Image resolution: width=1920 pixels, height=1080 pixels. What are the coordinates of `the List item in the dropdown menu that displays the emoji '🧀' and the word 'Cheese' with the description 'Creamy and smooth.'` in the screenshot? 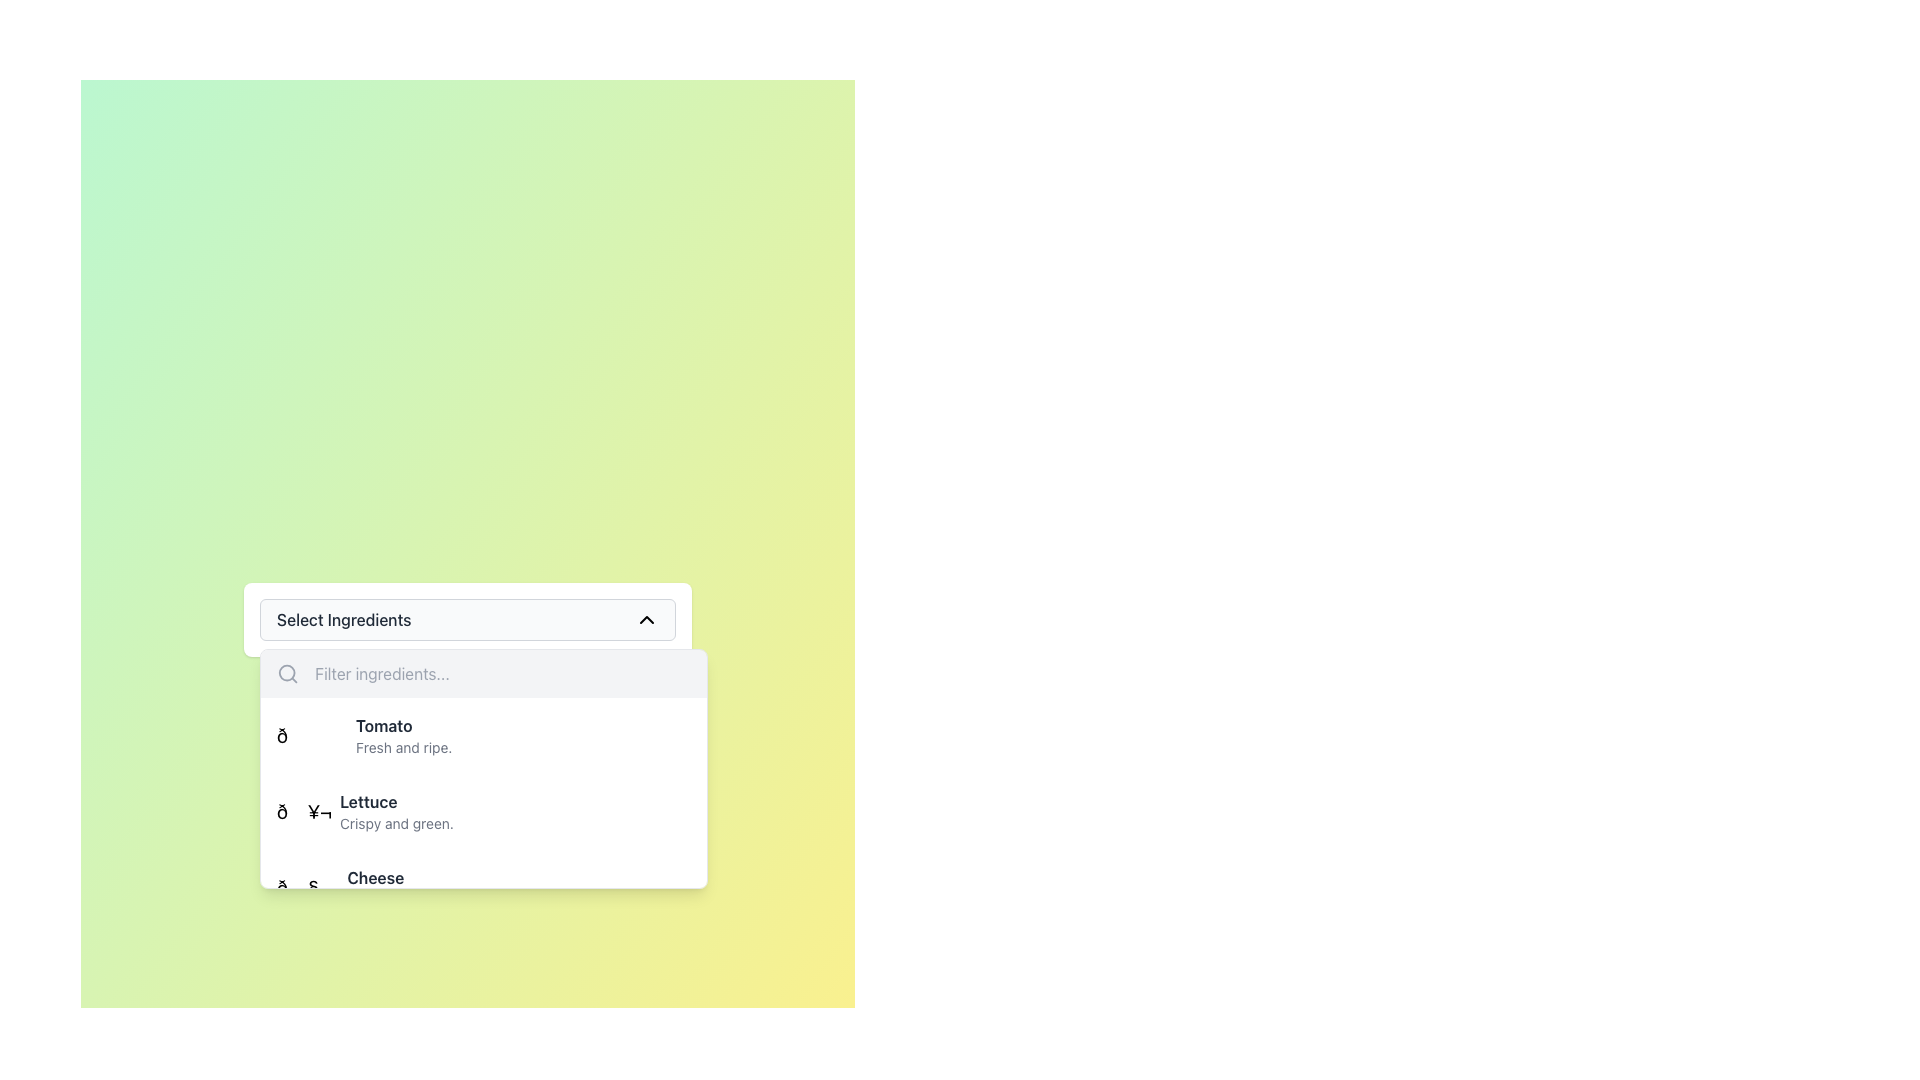 It's located at (484, 886).